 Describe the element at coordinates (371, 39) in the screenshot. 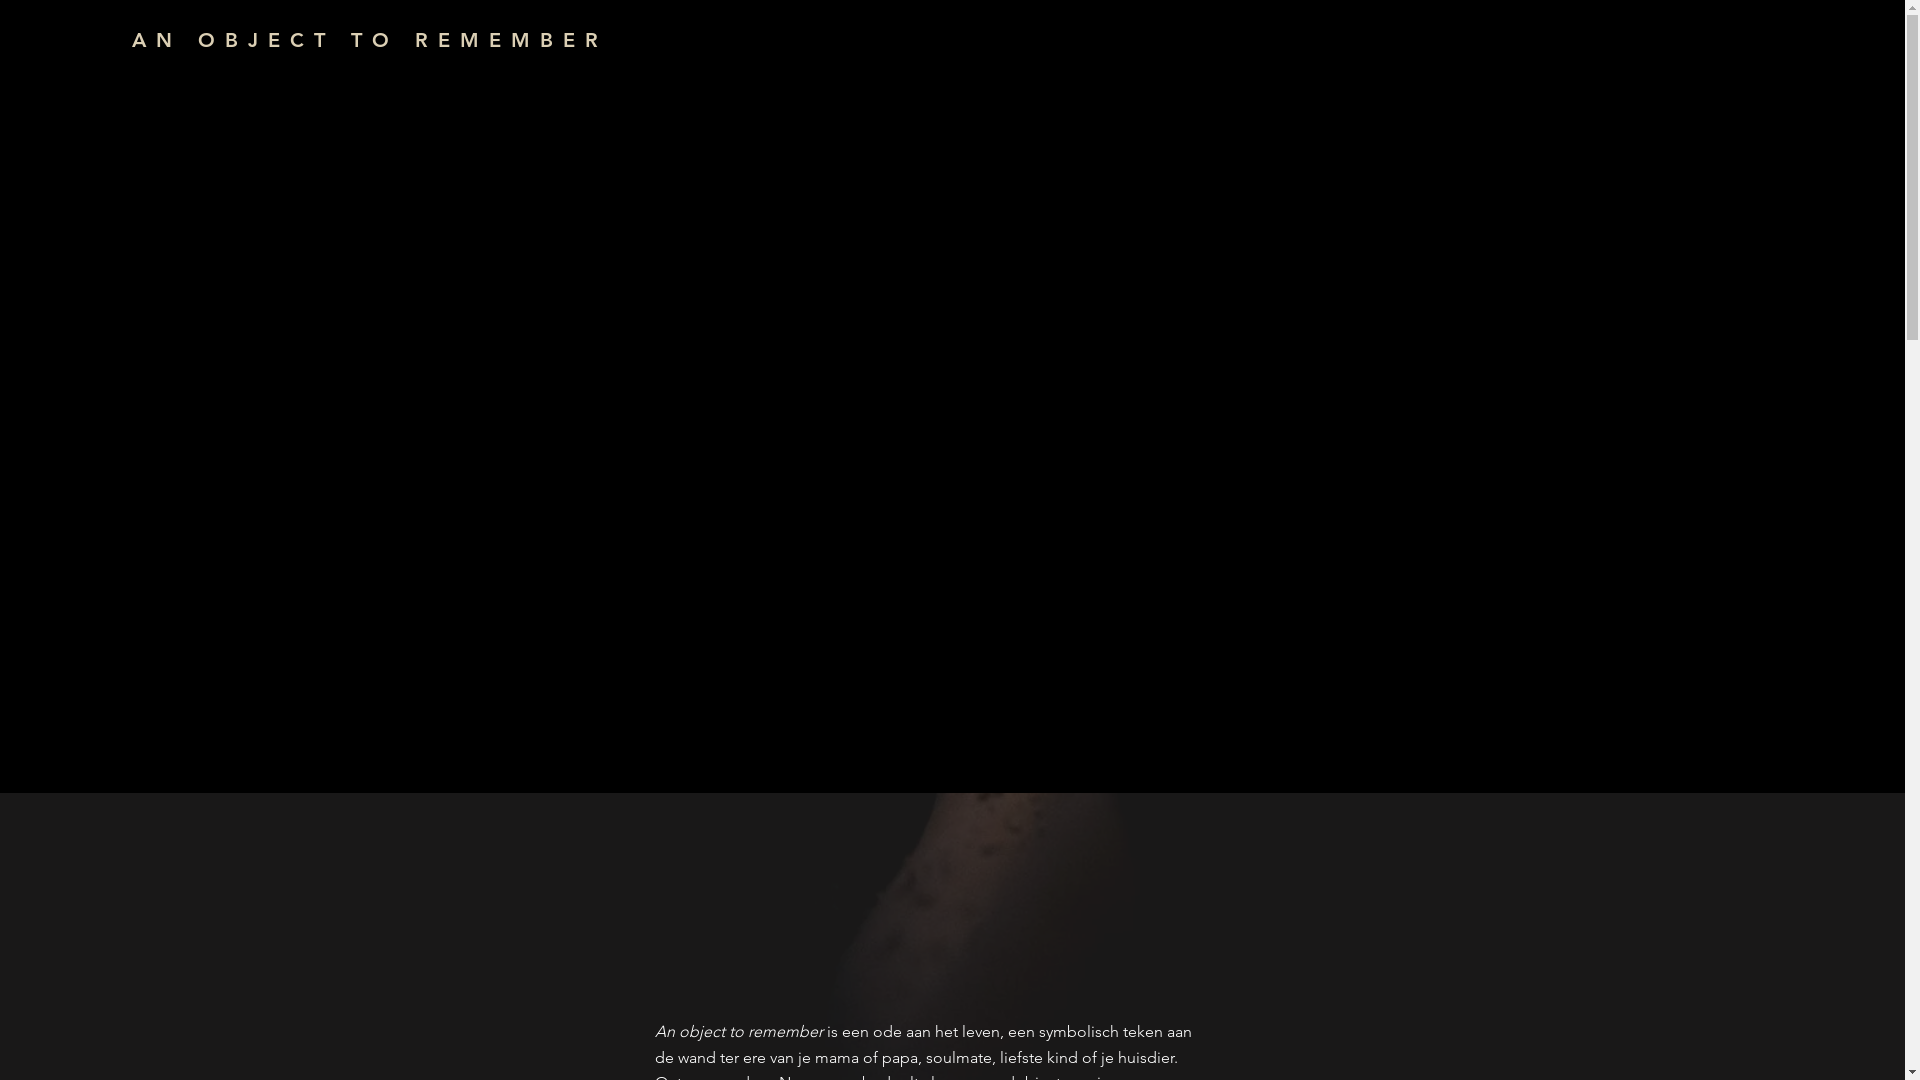

I see `'AN OBJECT TO REMEMBER'` at that location.